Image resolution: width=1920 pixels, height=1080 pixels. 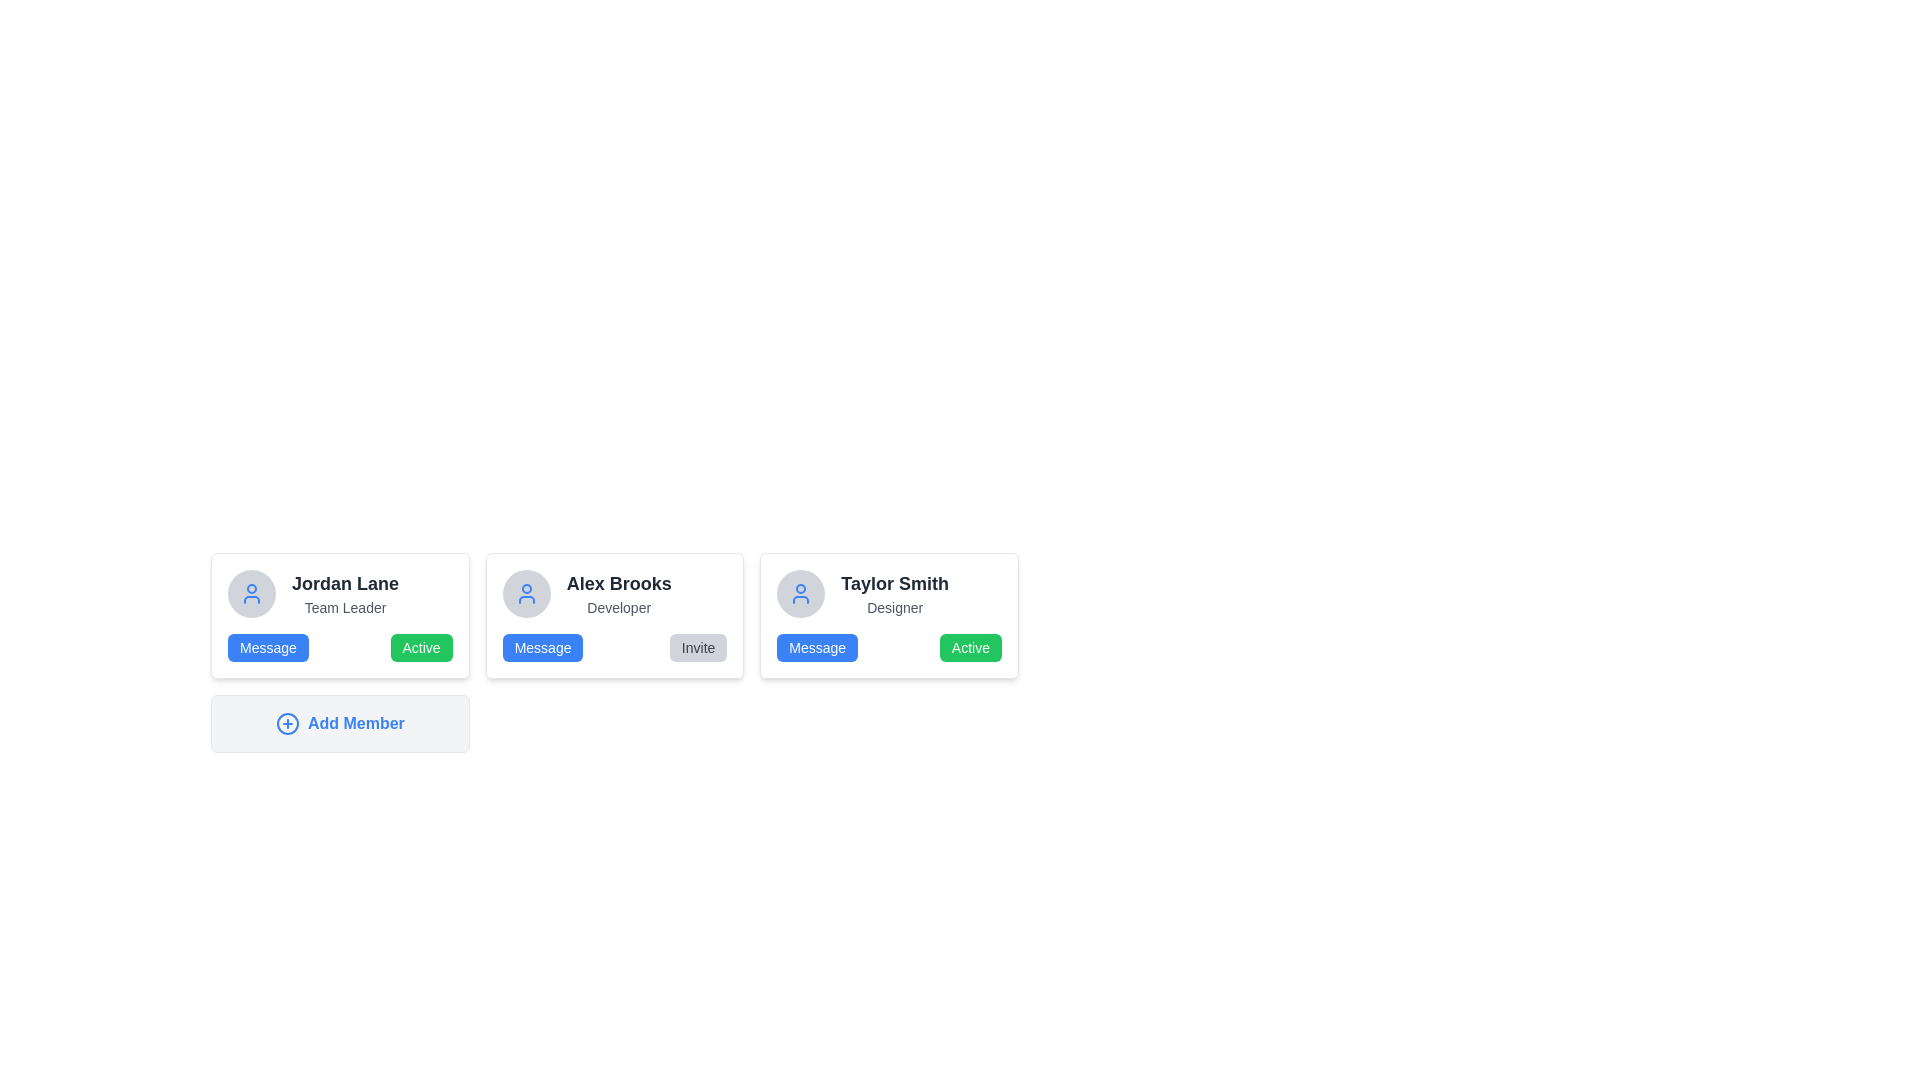 I want to click on the 'Message' button with blue background and white text, so click(x=817, y=648).